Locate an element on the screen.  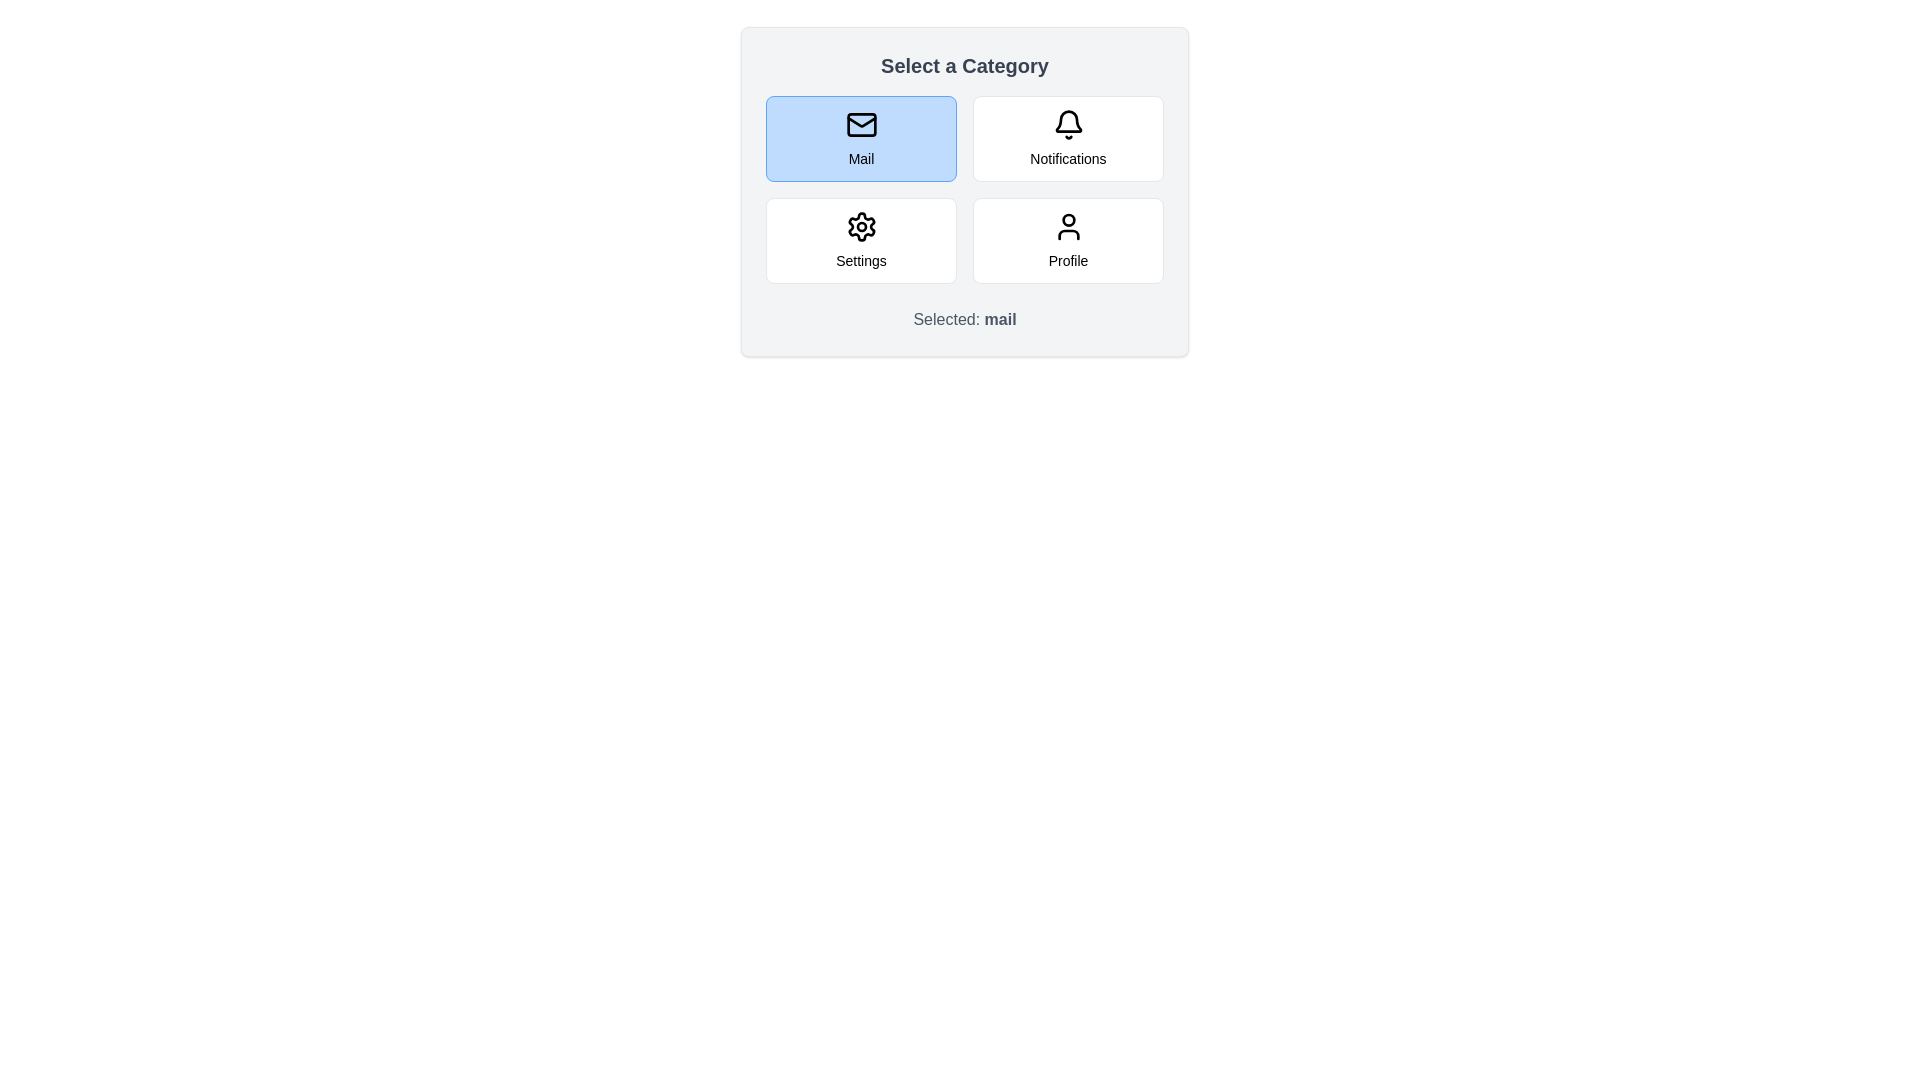
the category button corresponding to Settings is located at coordinates (861, 239).